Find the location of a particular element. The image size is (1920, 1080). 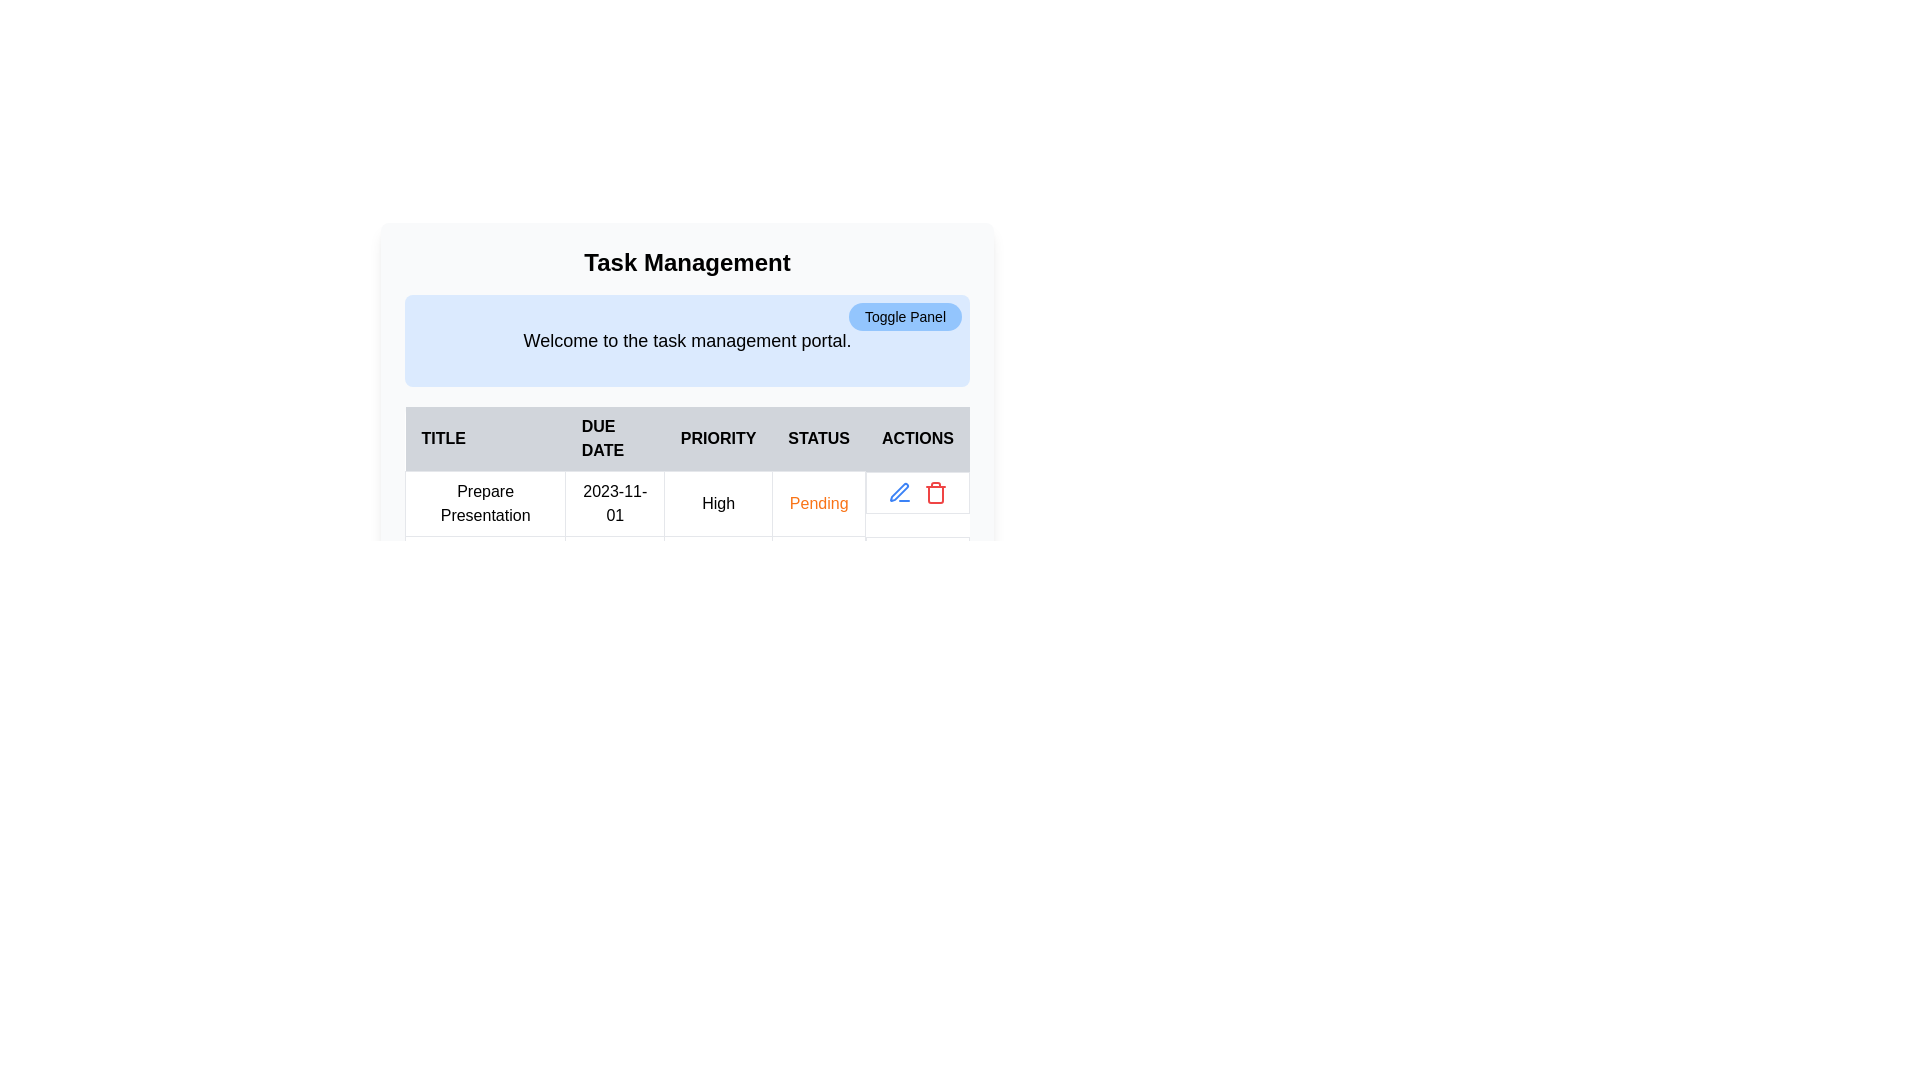

the last column header of the table, which serves as a header for action-related controls displayed below it in the table column is located at coordinates (916, 438).